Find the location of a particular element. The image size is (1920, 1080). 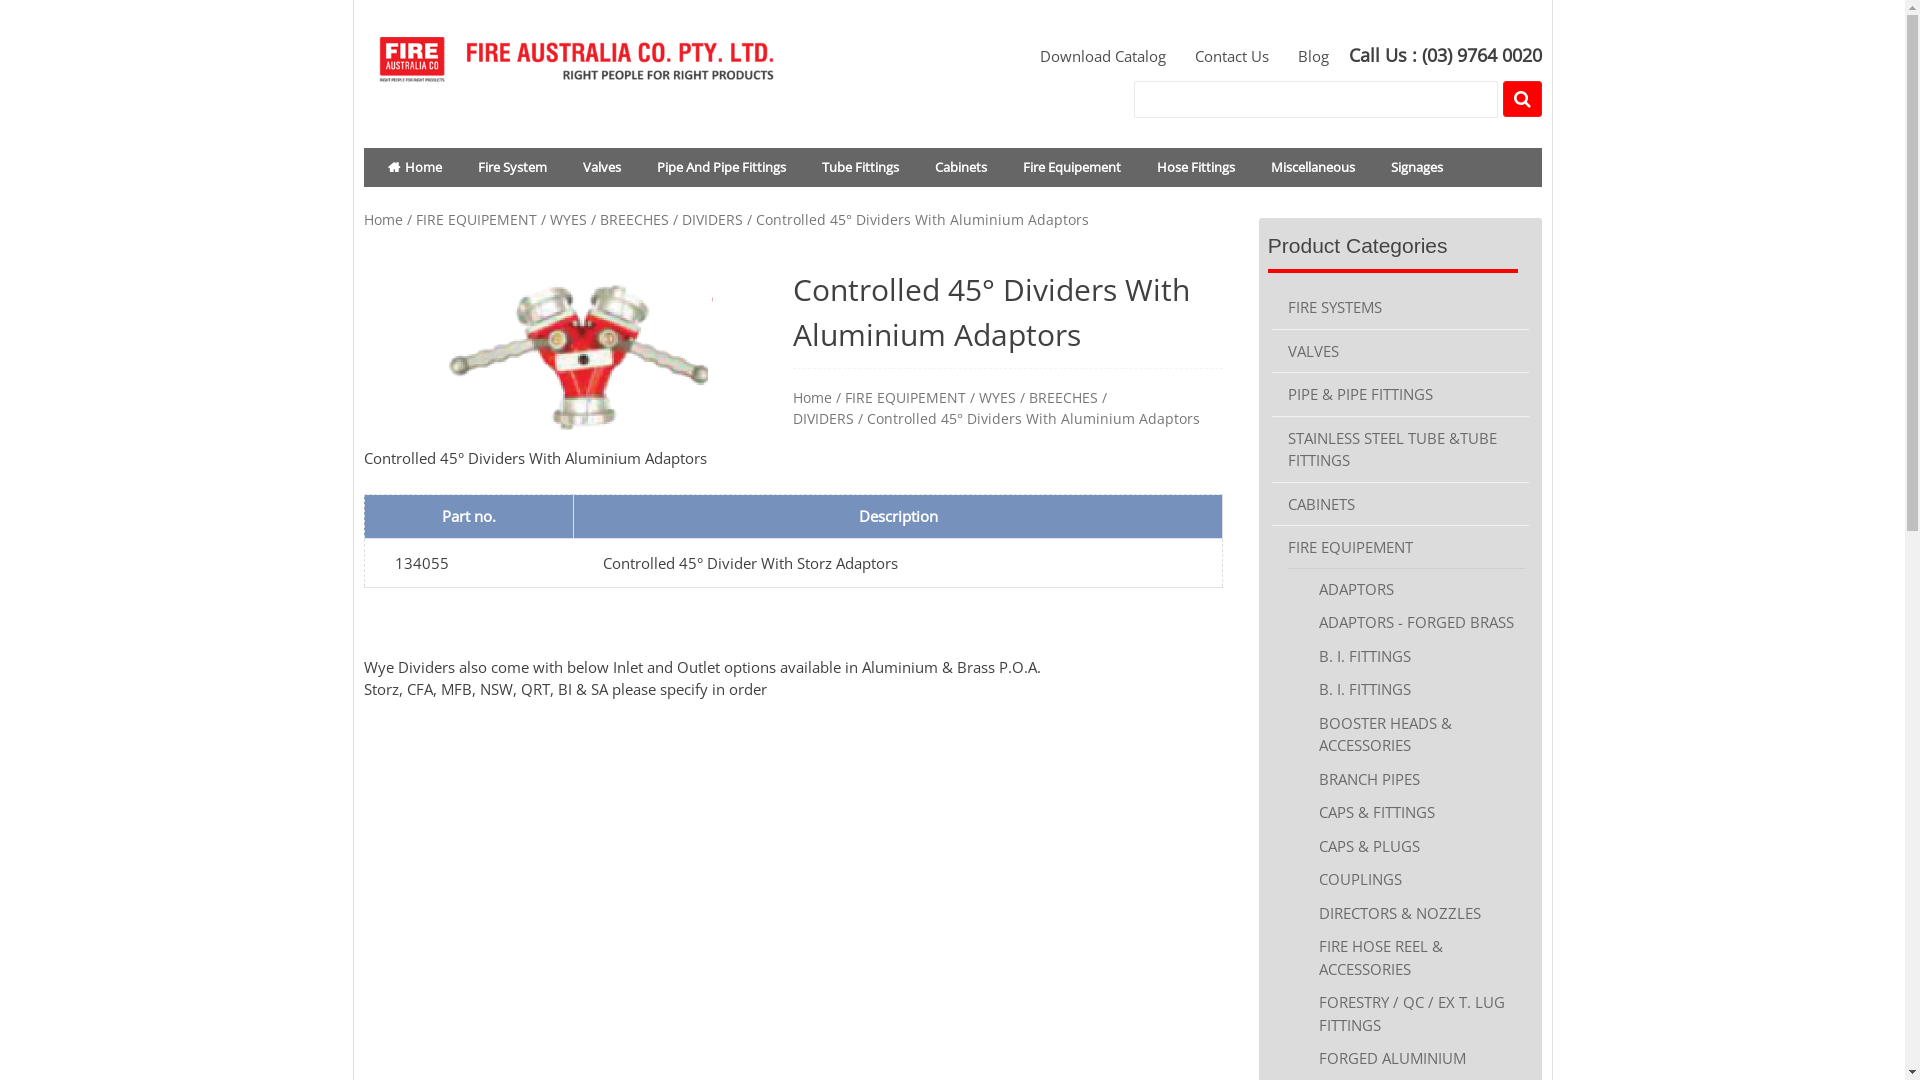

'FIRE HOSE REEL & ACCESSORIES' is located at coordinates (1380, 956).